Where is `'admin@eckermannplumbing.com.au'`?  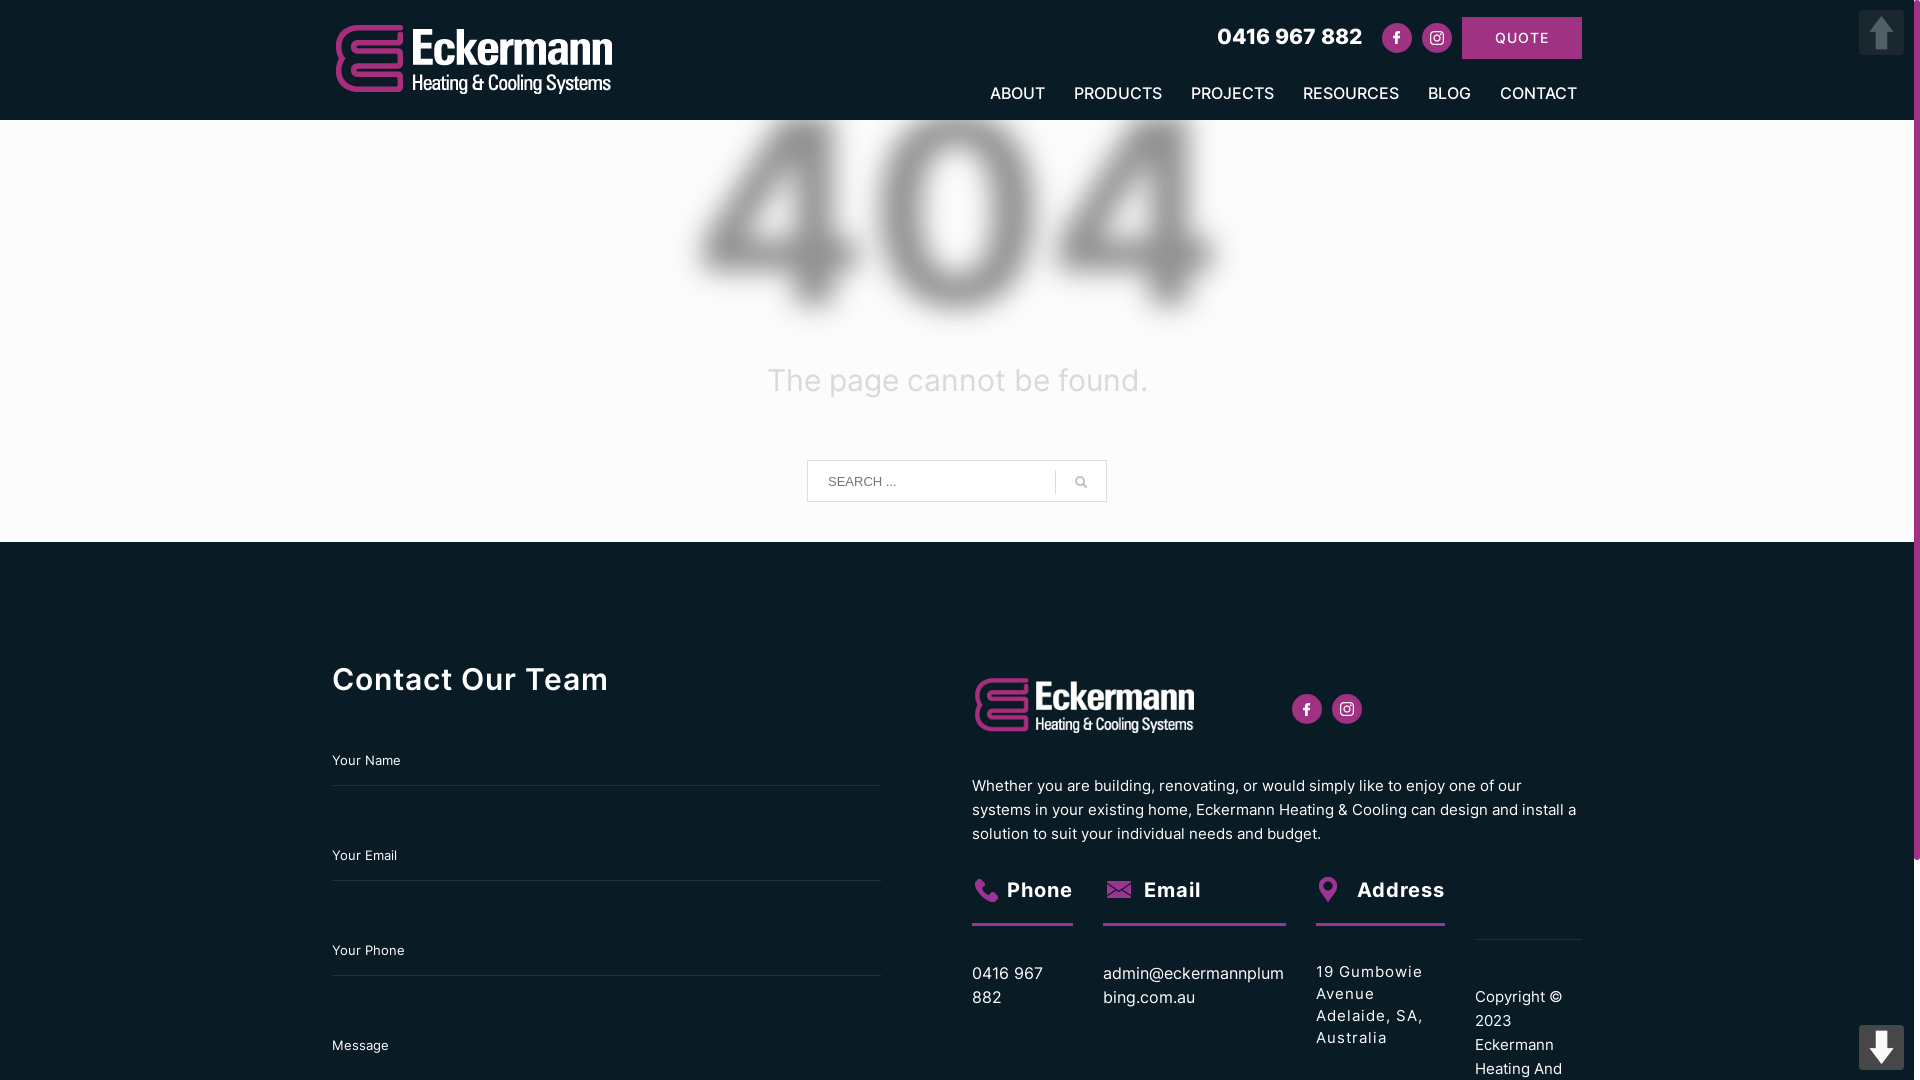 'admin@eckermannplumbing.com.au' is located at coordinates (1102, 983).